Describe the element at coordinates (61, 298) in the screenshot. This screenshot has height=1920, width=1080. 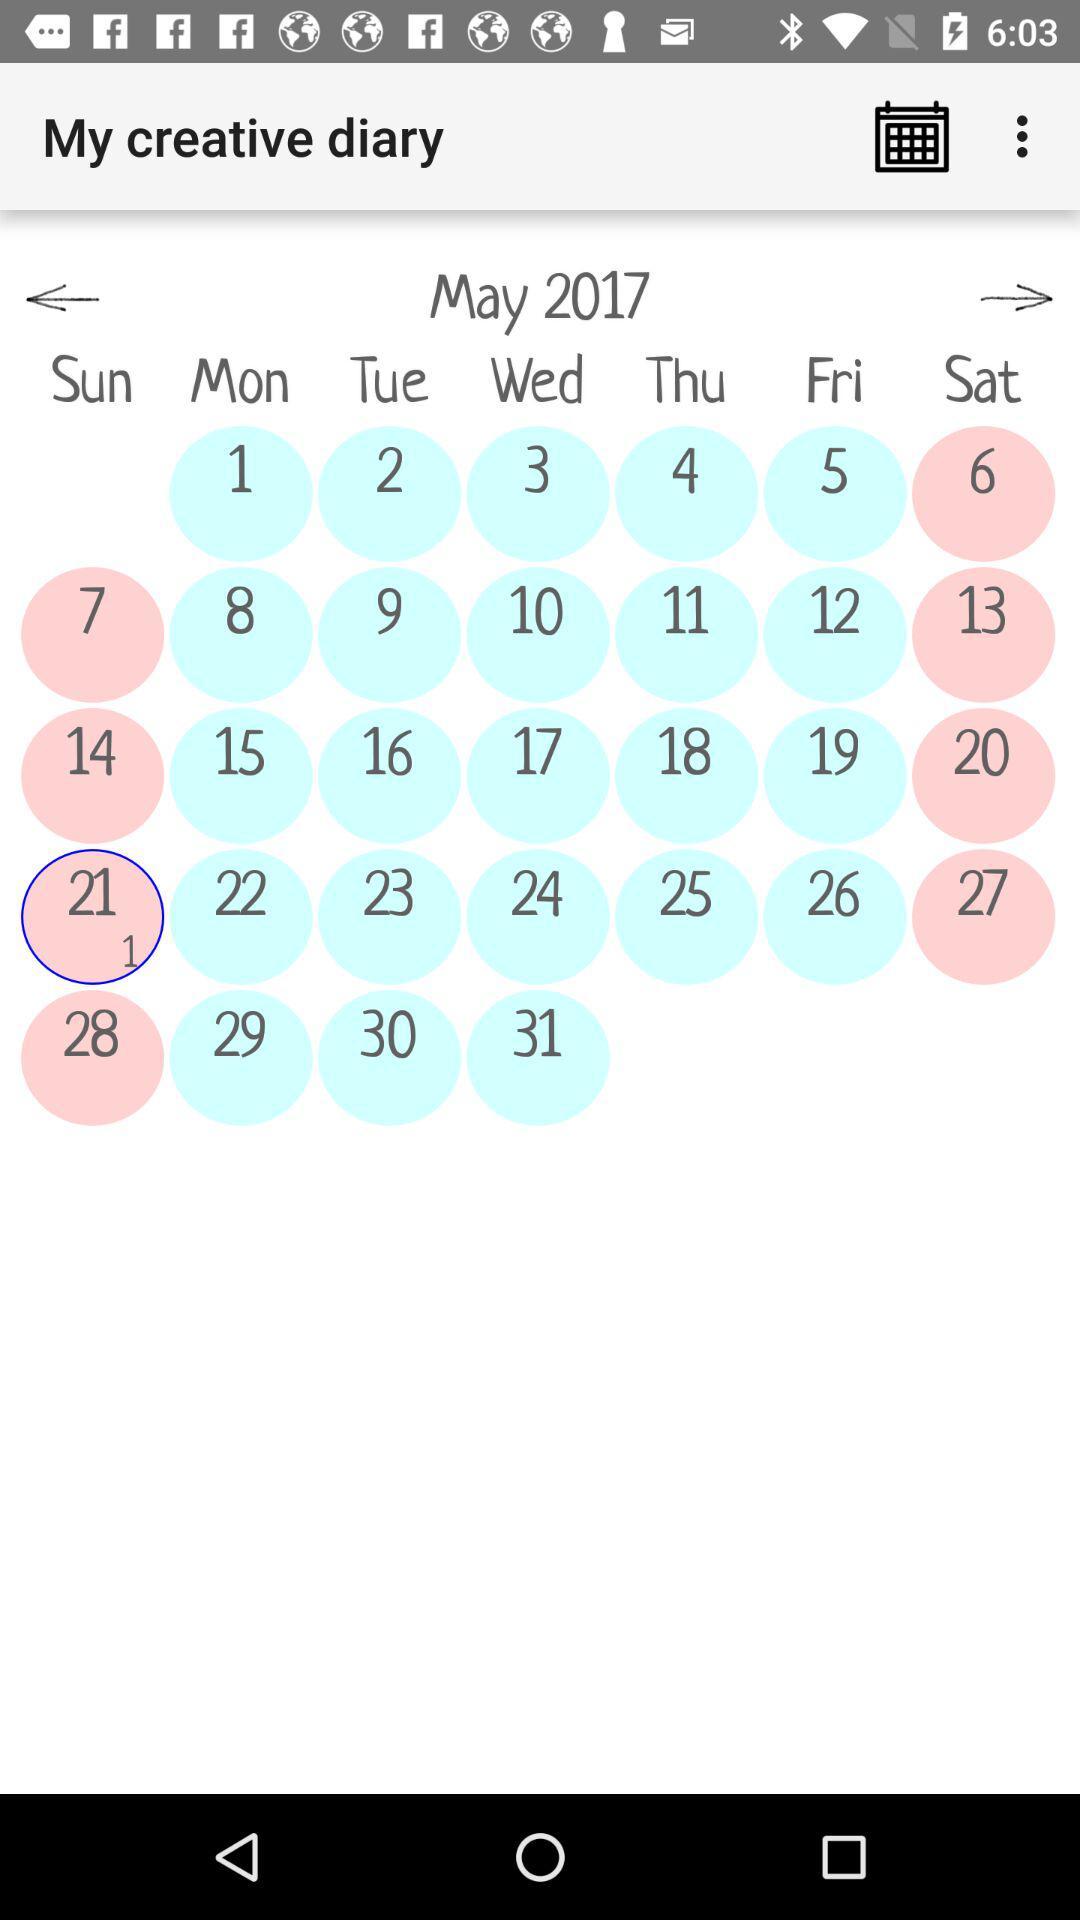
I see `the arrow_backward icon` at that location.